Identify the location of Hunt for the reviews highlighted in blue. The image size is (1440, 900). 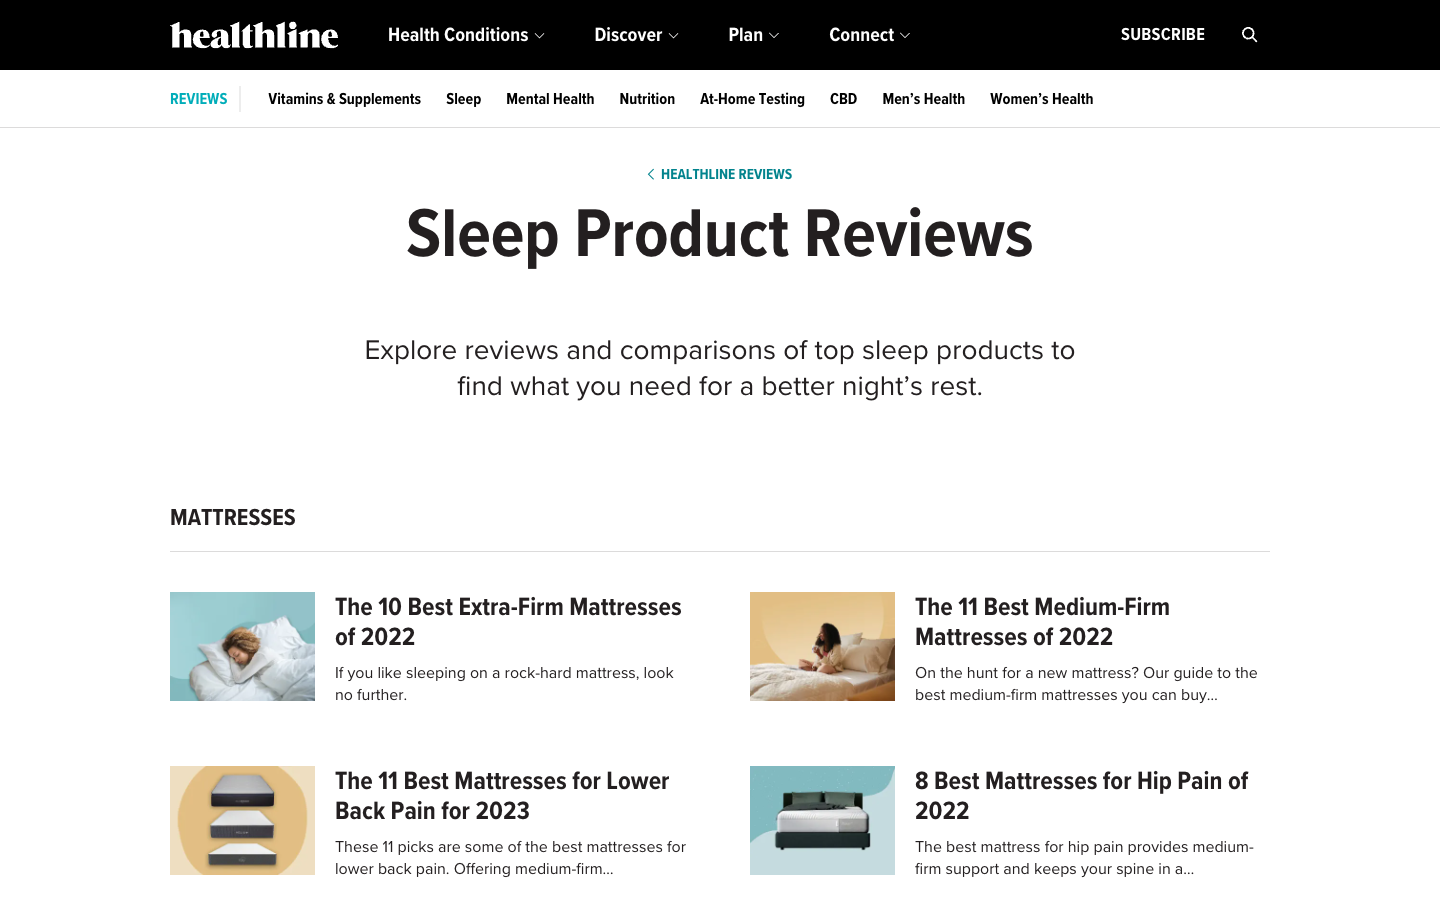
(198, 98).